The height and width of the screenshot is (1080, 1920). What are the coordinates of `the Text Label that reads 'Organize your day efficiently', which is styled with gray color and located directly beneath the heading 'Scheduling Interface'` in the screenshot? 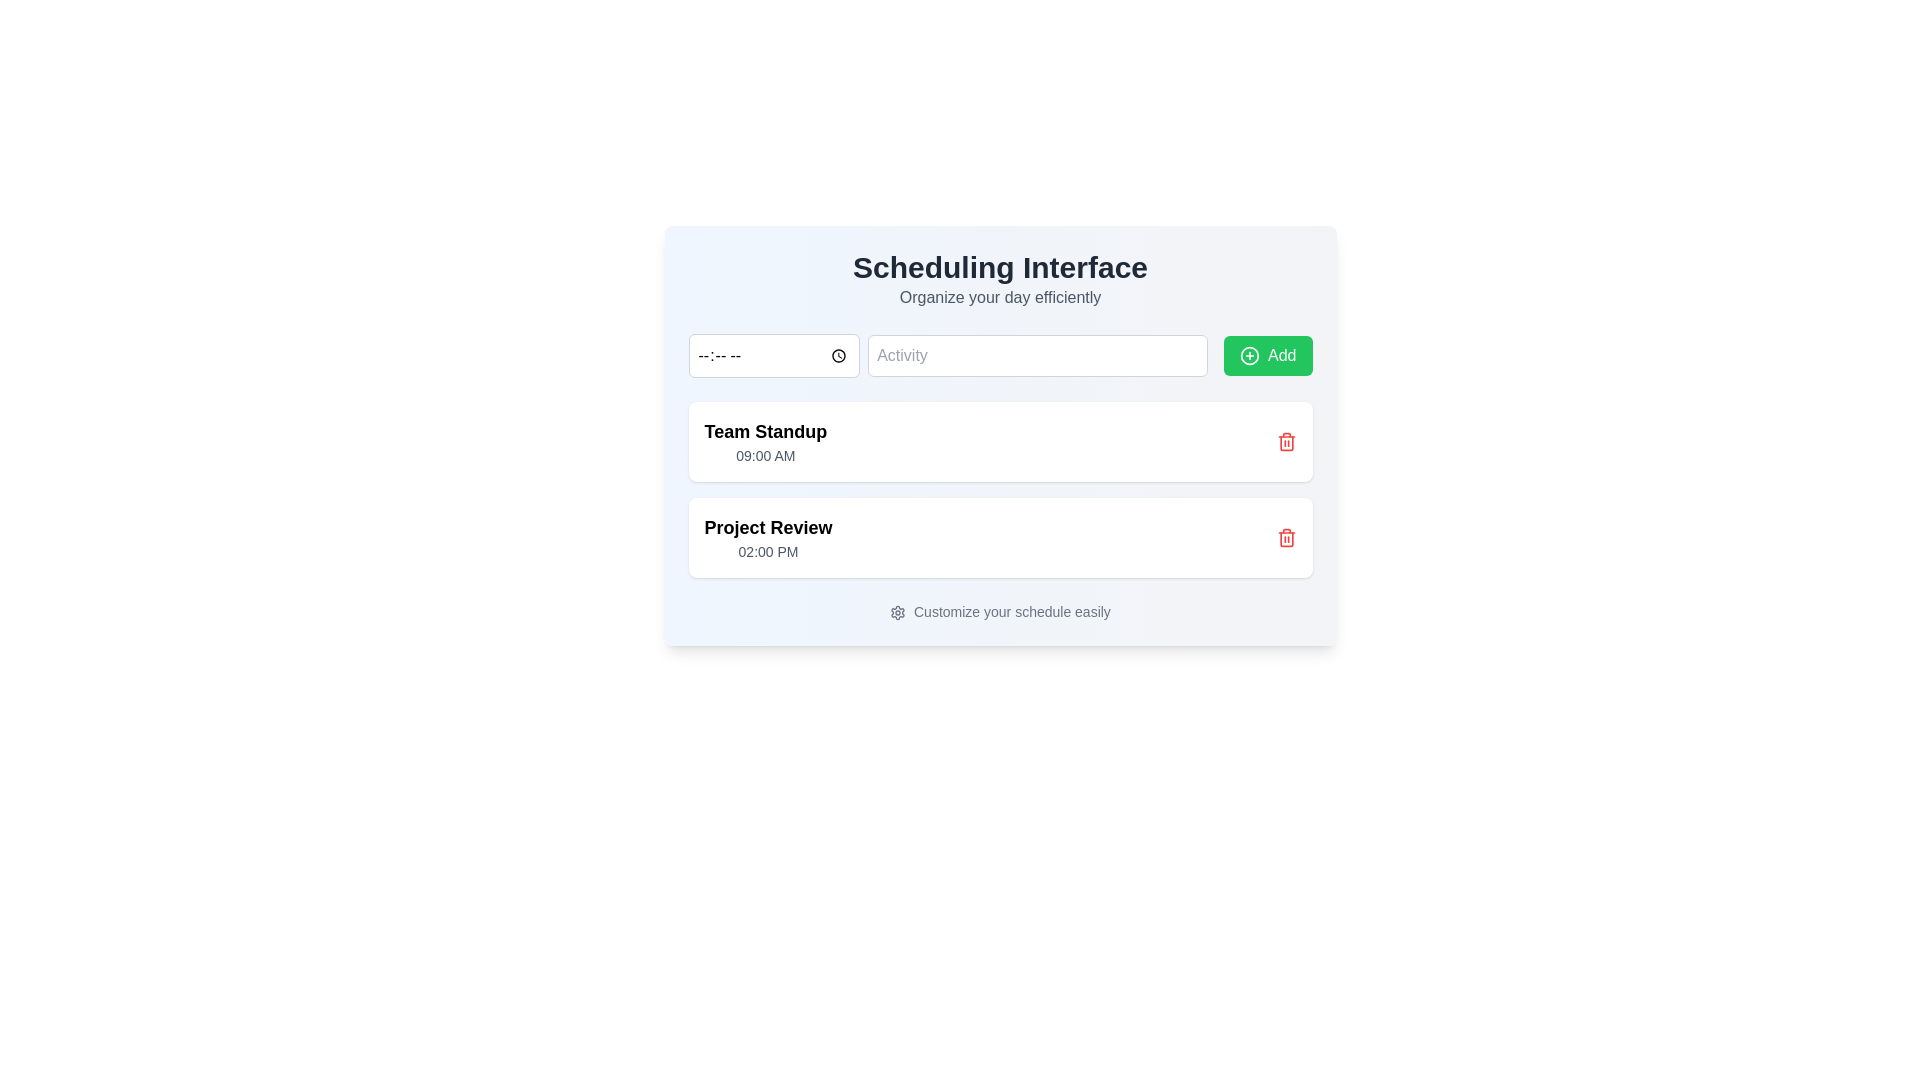 It's located at (1000, 297).